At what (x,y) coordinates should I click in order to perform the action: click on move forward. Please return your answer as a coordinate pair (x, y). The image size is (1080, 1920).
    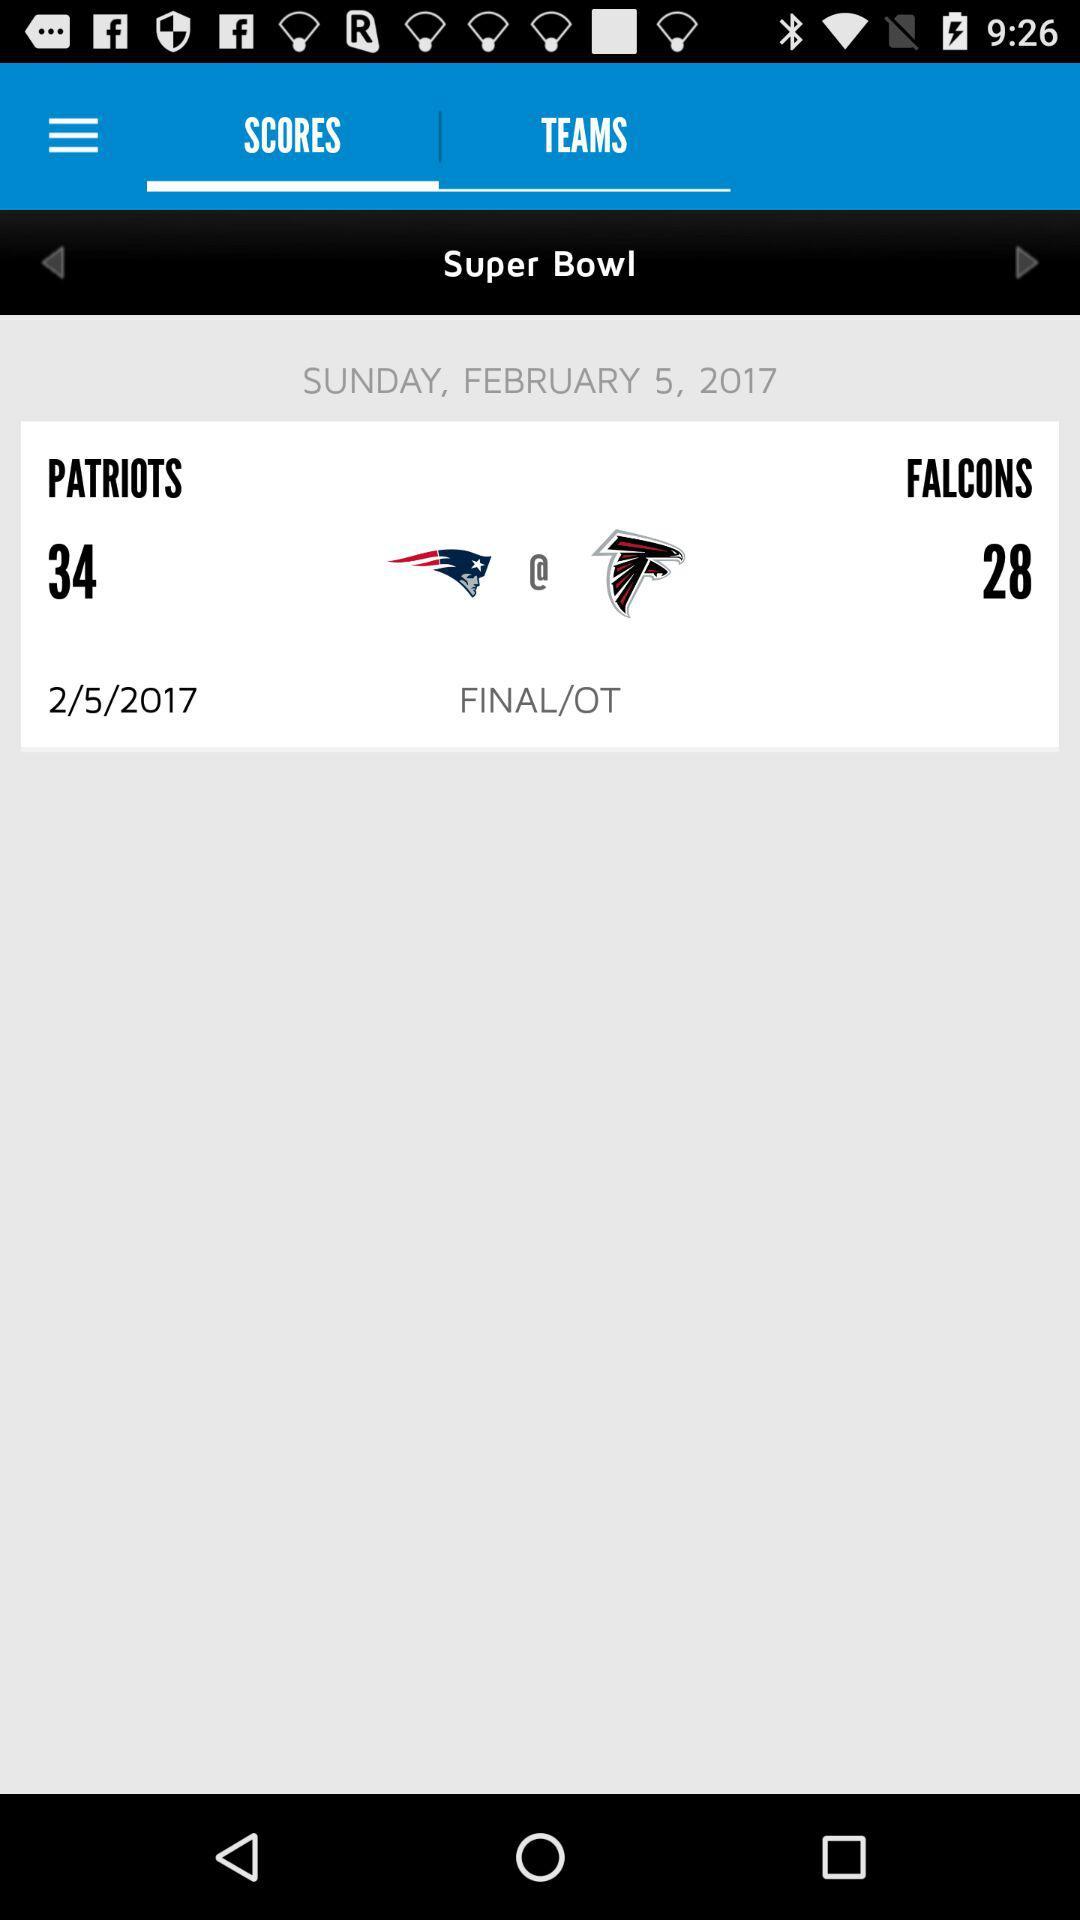
    Looking at the image, I should click on (1027, 261).